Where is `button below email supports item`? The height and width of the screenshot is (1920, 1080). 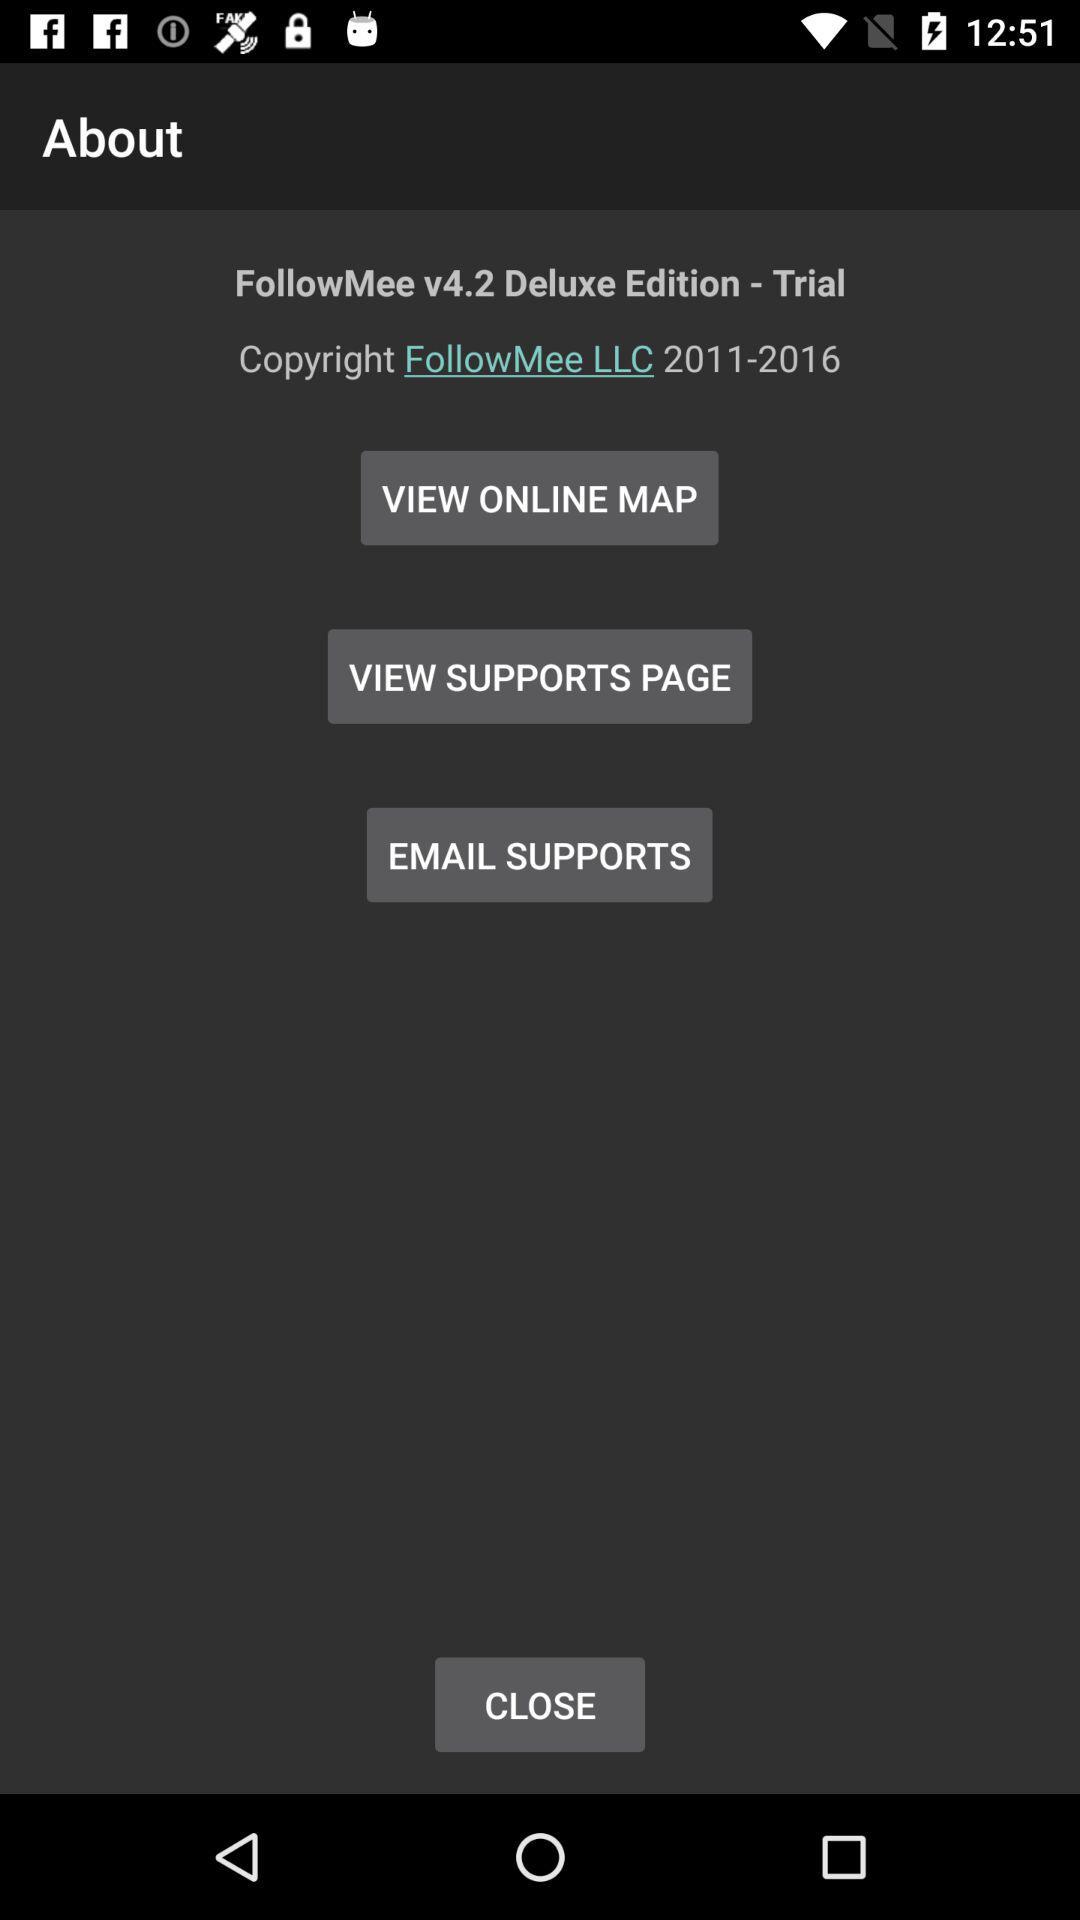
button below email supports item is located at coordinates (540, 1703).